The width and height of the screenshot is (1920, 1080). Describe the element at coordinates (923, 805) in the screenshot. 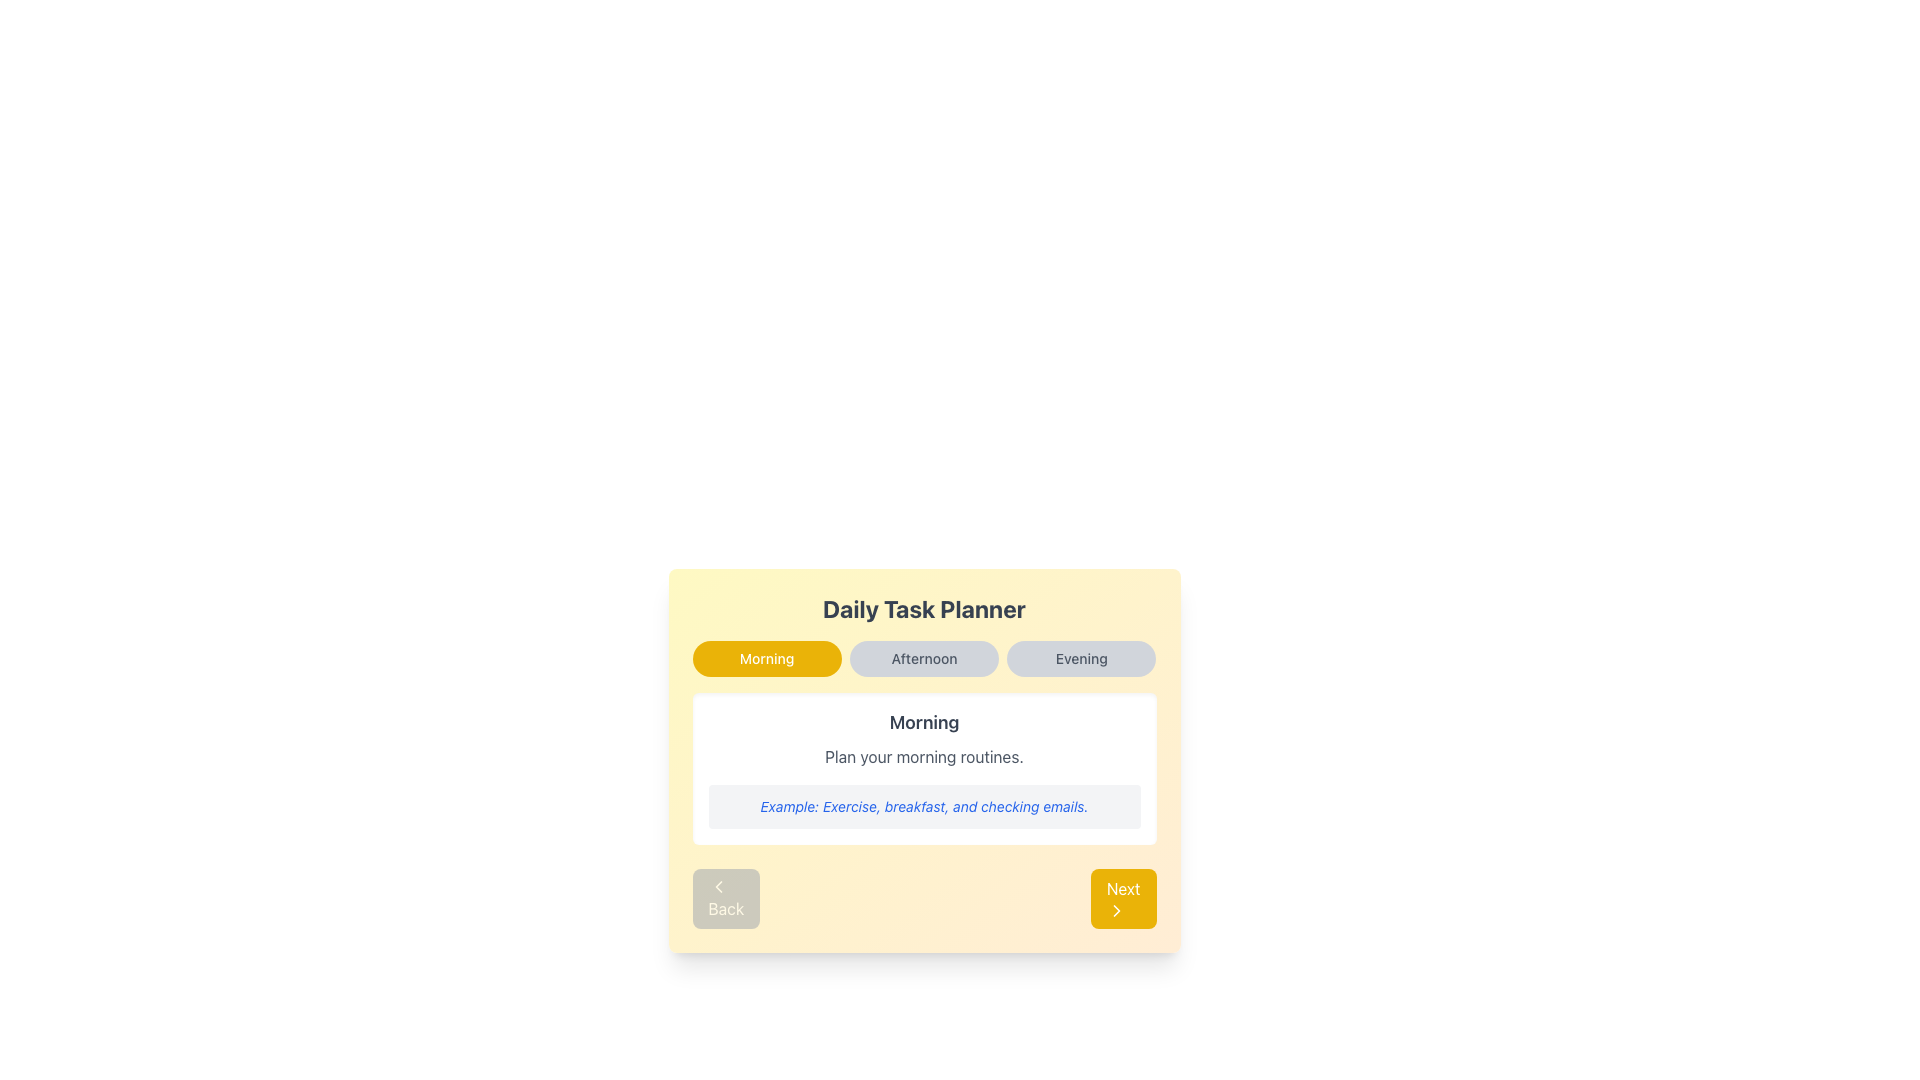

I see `the italicized blue text label that reads 'Example: Exercise, breakfast, and checking emails.' which is located below the 'Plan your morning routines.' section inside the 'Morning.' box` at that location.